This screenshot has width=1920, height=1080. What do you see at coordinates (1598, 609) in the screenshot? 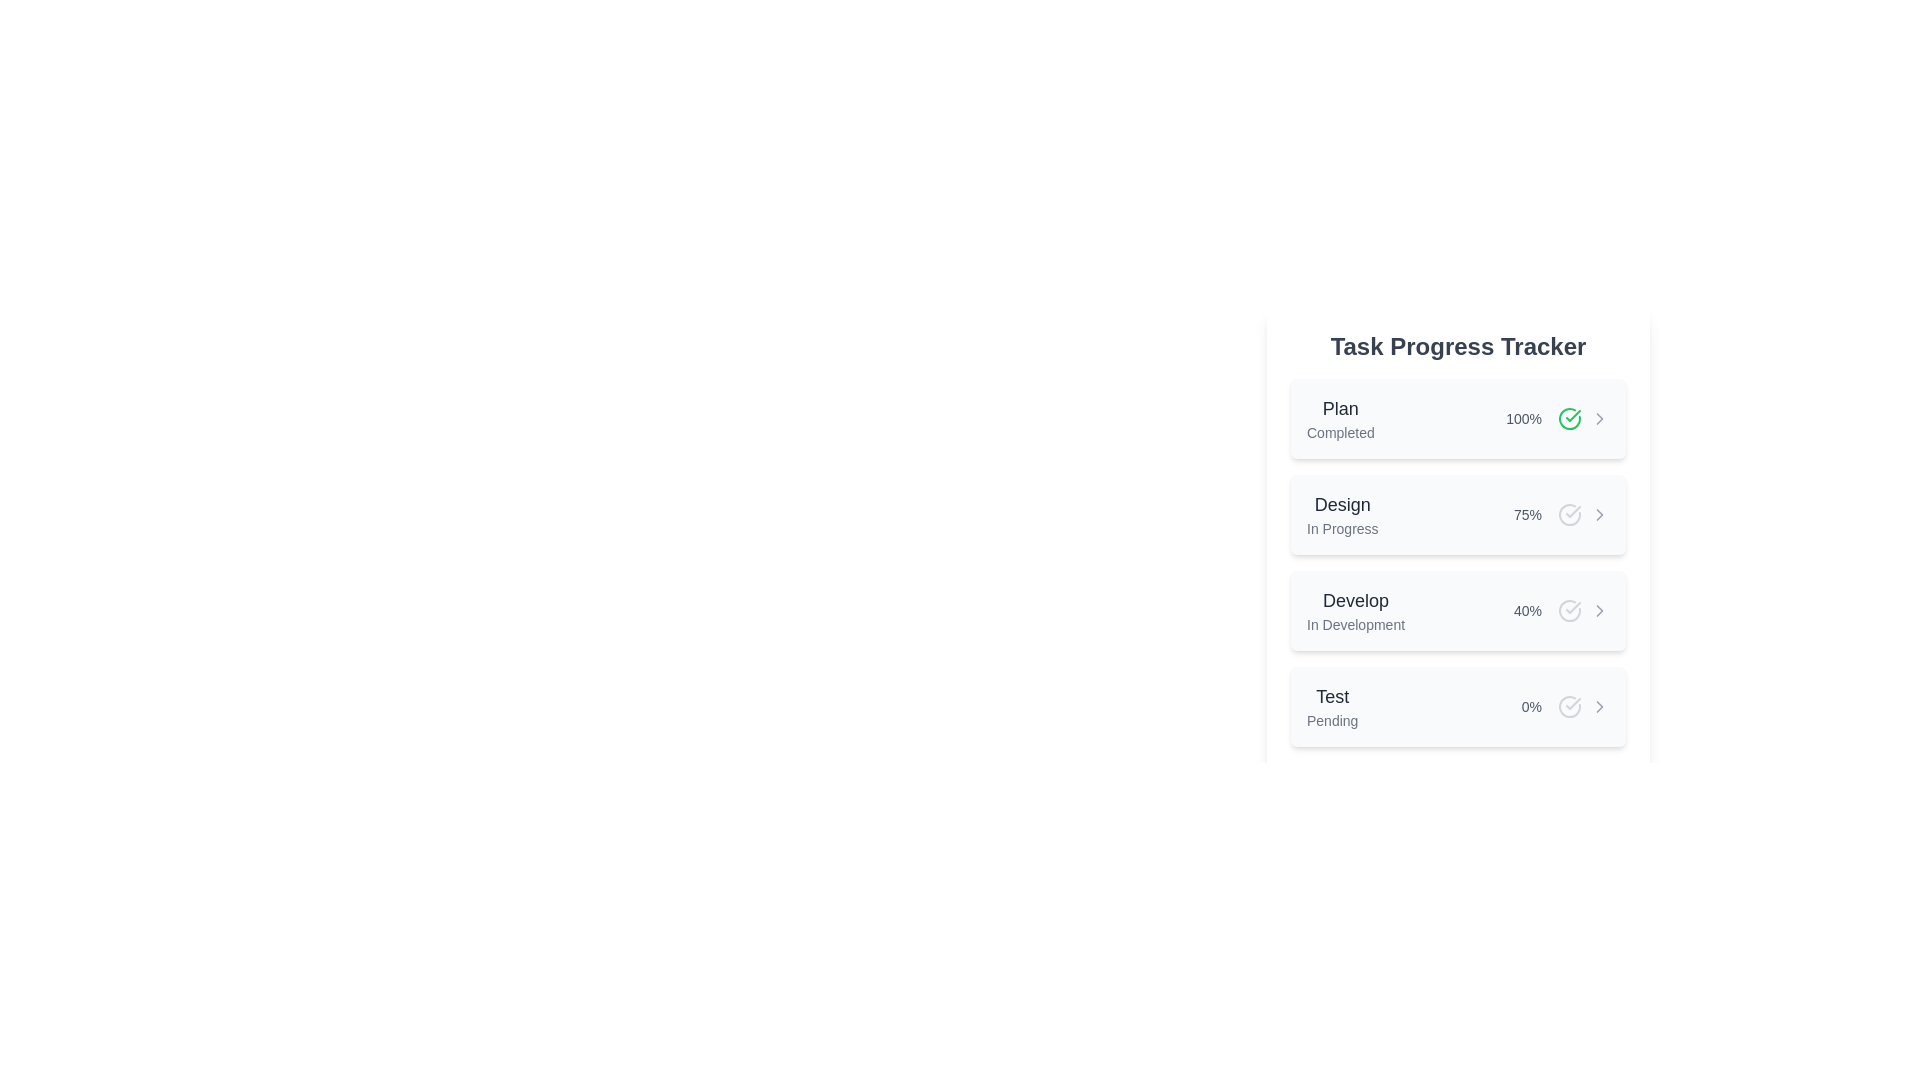
I see `the Chevron icon located at the rightmost edge of the 'Develop' section next to the '40%' text` at bounding box center [1598, 609].